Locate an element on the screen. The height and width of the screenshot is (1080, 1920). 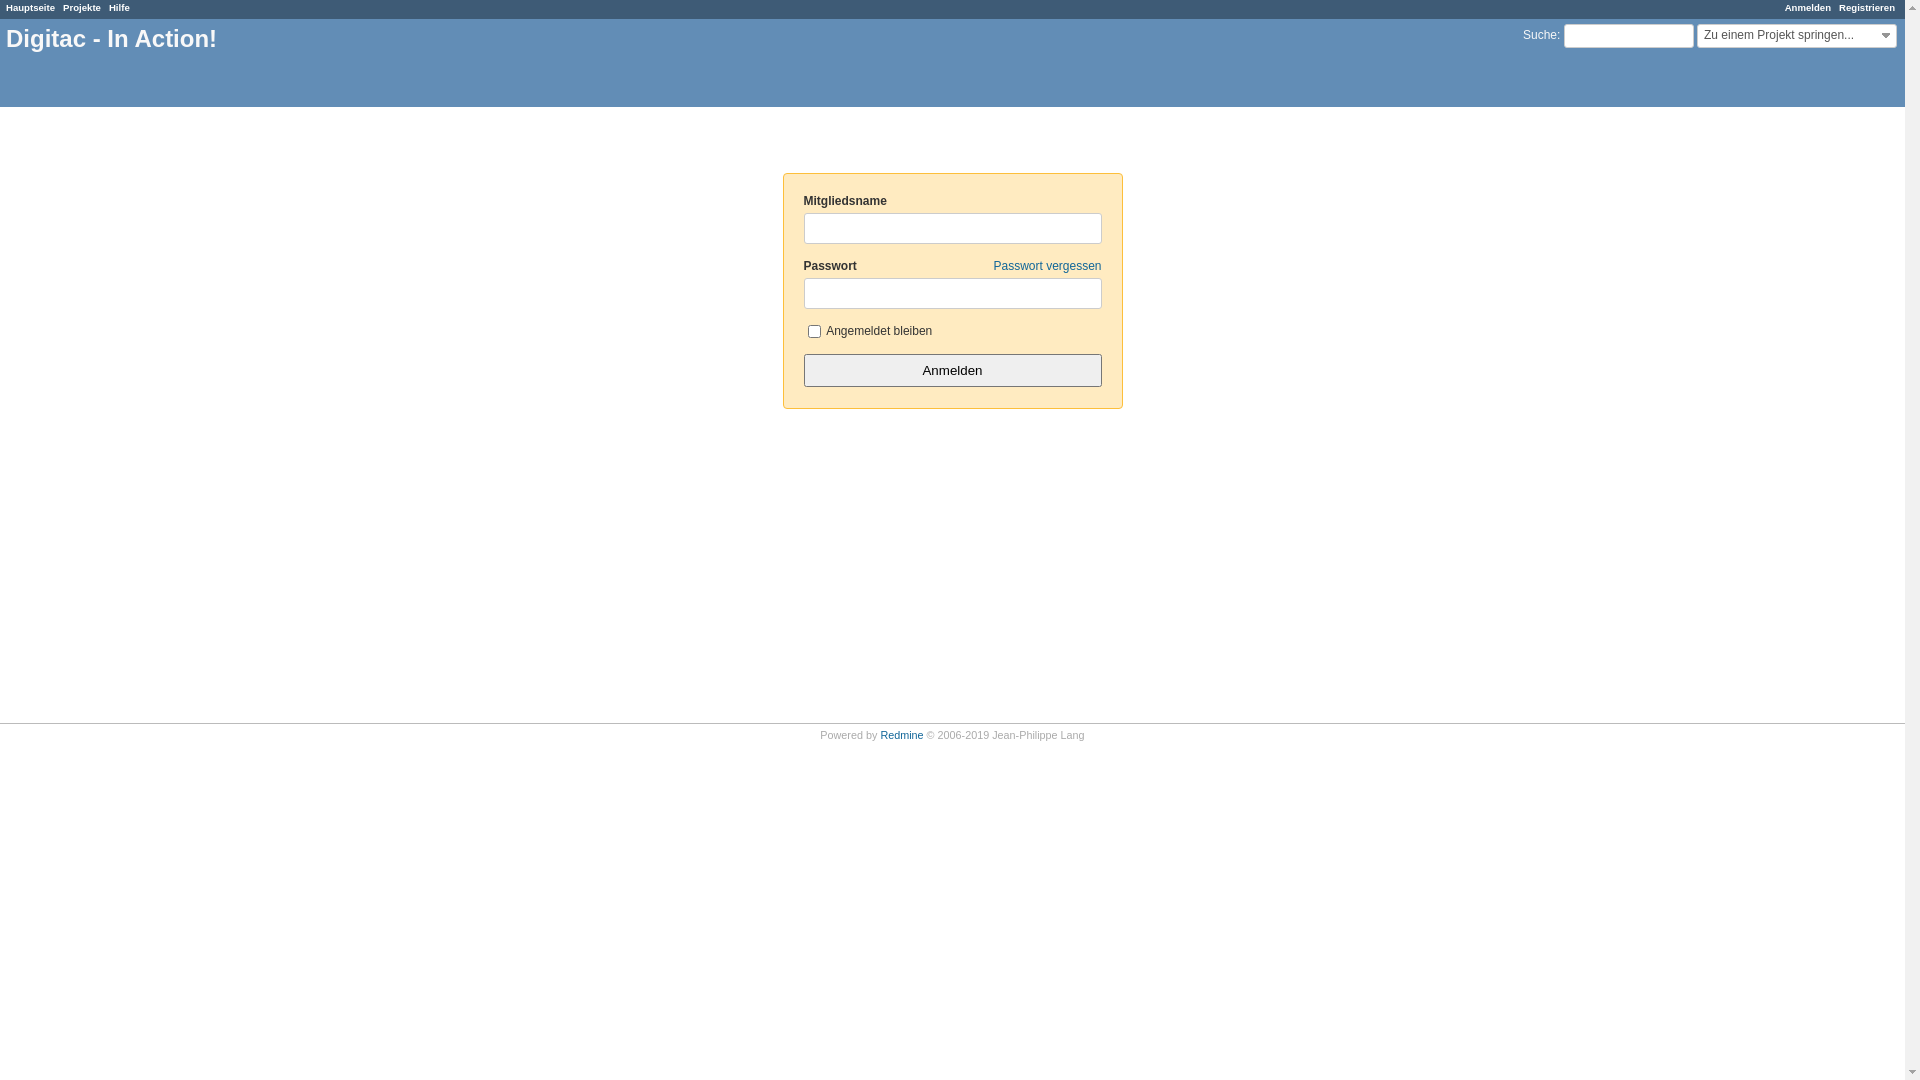
'Hauptseite' is located at coordinates (30, 7).